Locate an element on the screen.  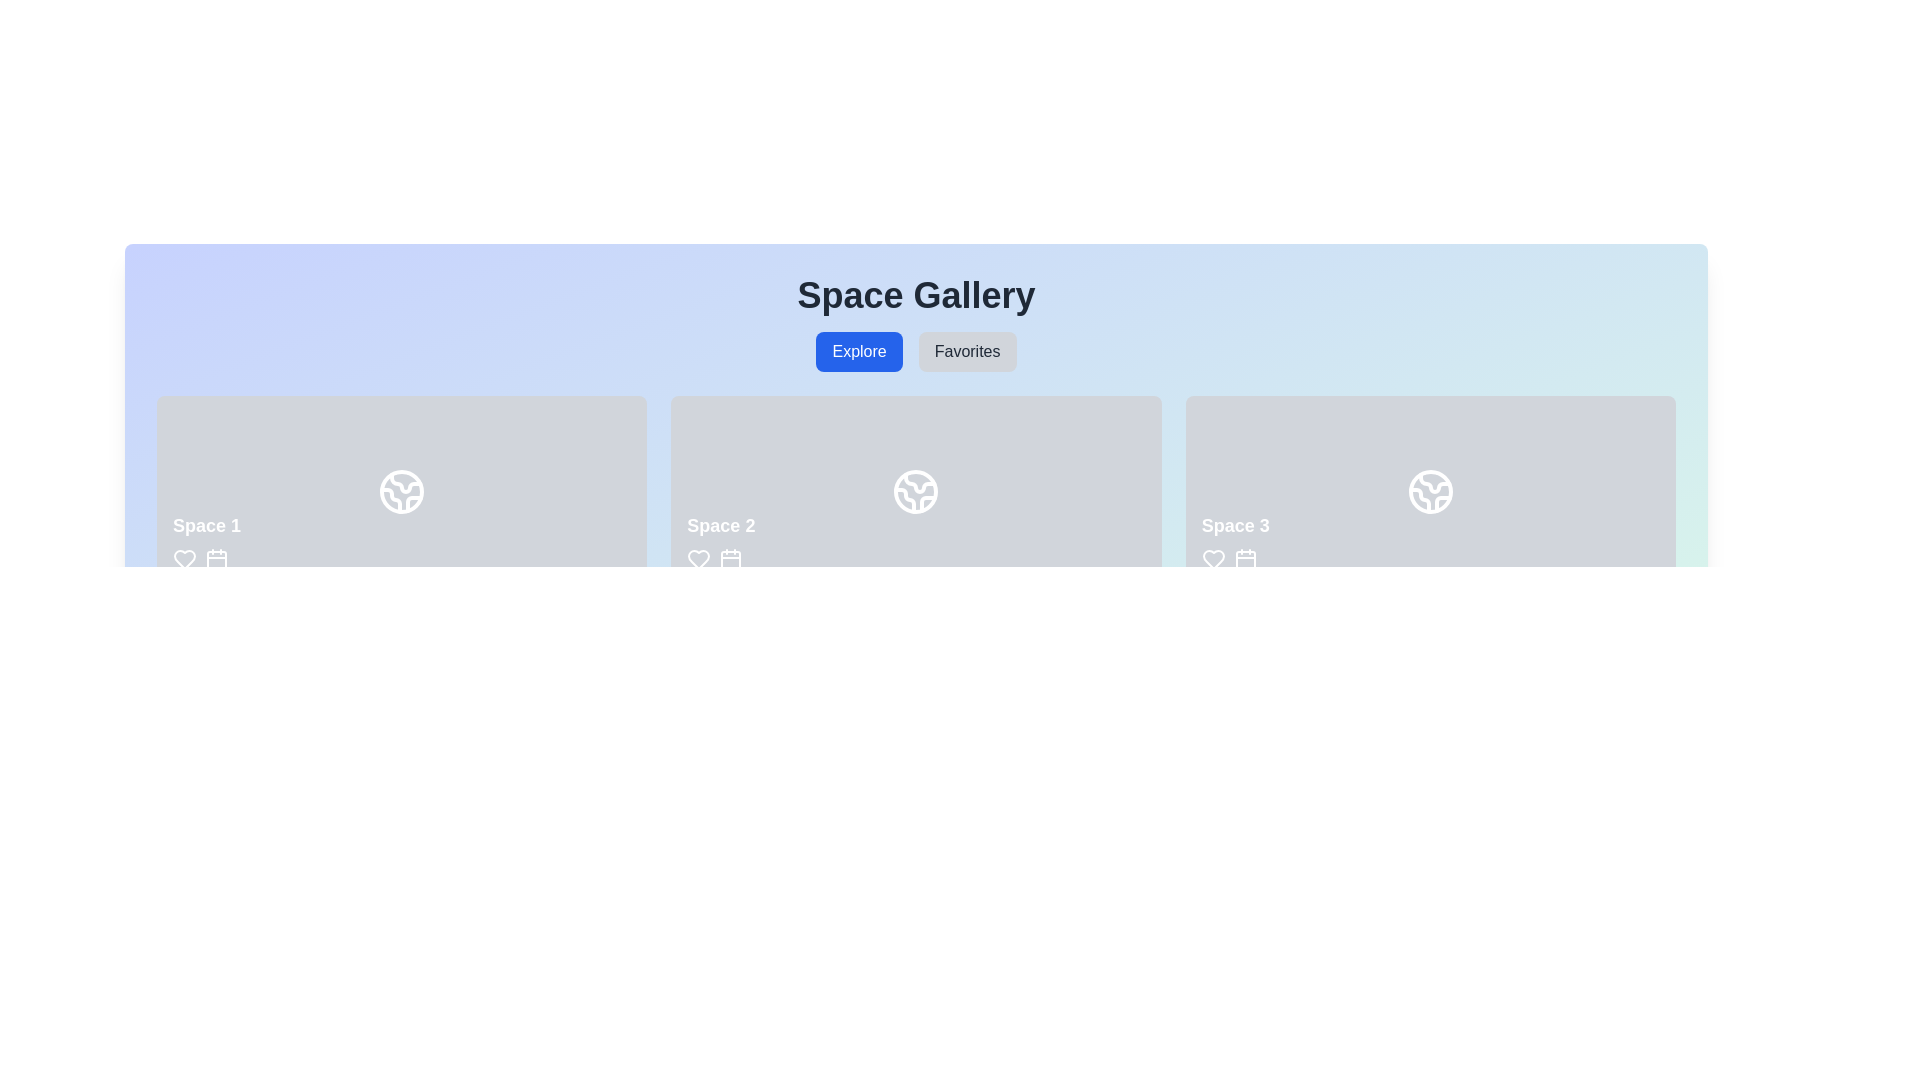
the heart icon located at the bottom-left corner of the 'Space 3' card to mark it as a favorite is located at coordinates (1212, 559).